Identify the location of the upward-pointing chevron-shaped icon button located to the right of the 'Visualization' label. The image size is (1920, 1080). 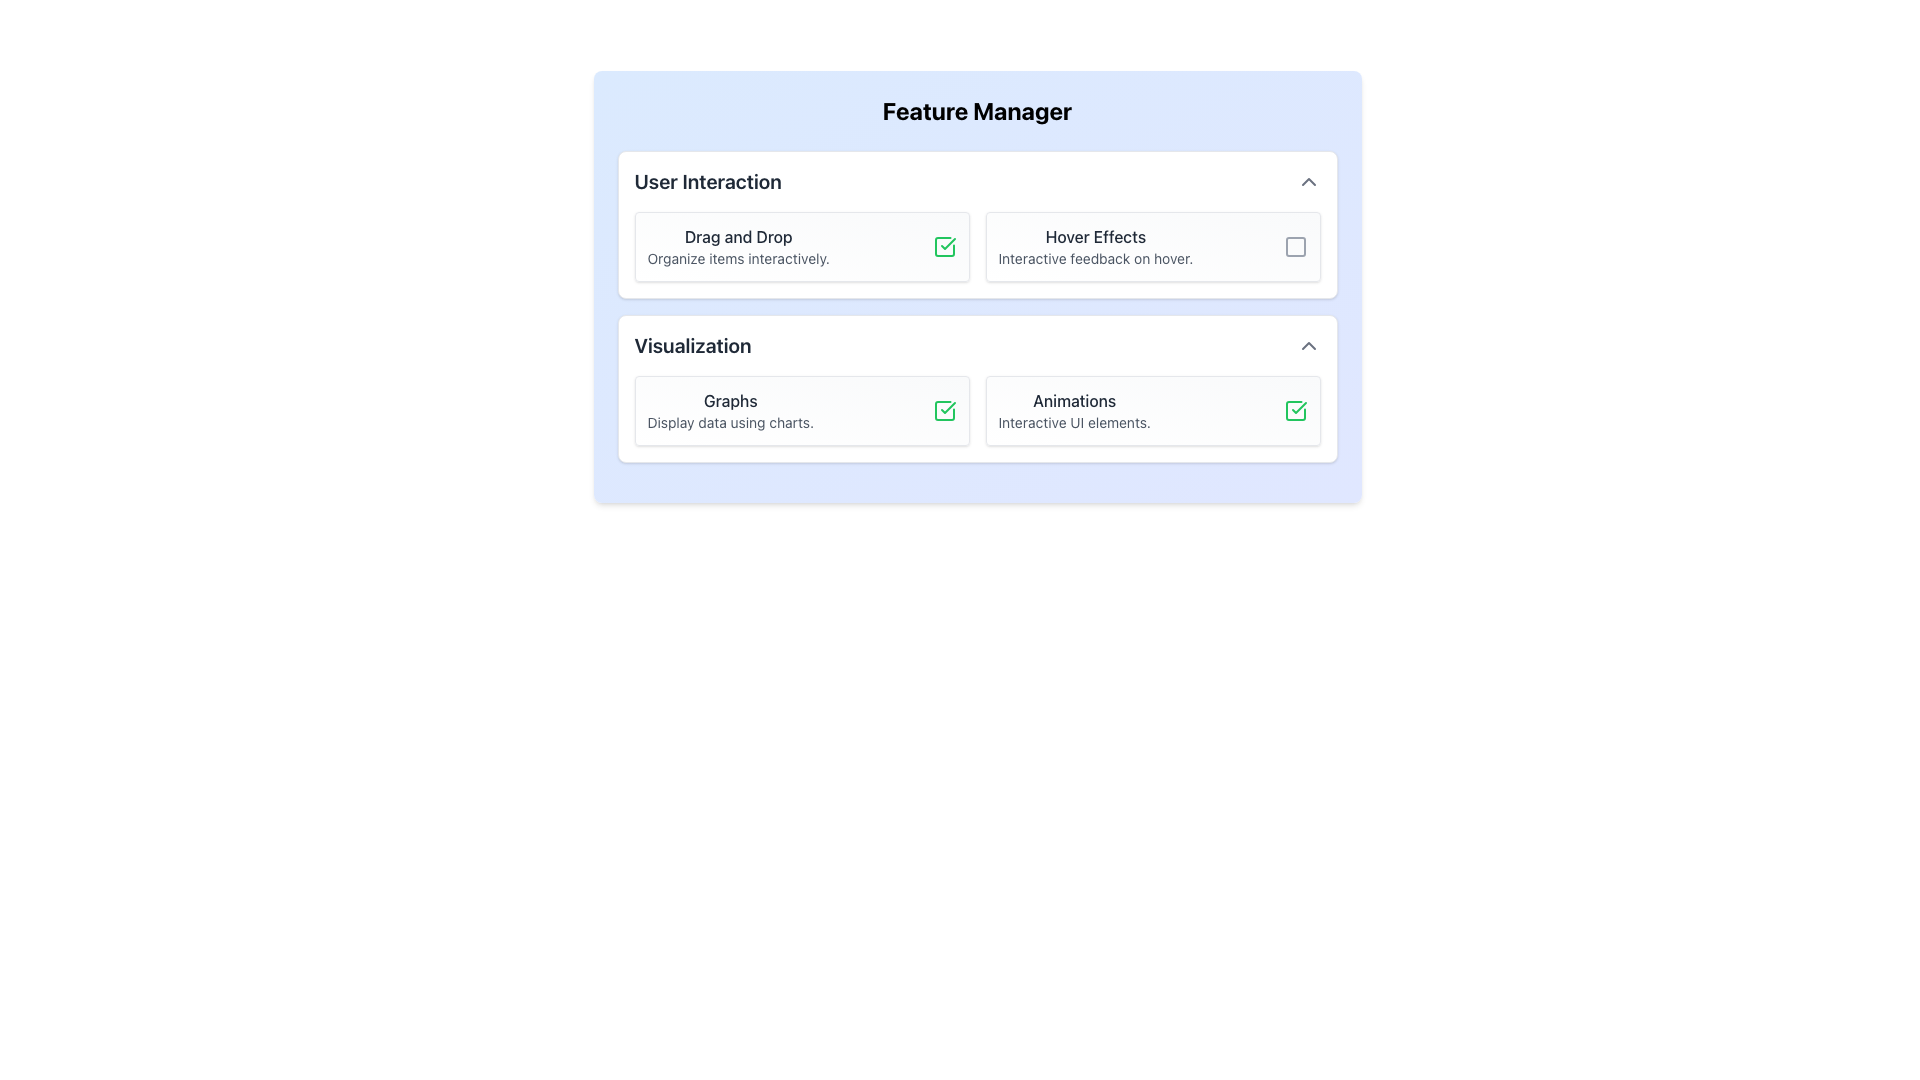
(1308, 345).